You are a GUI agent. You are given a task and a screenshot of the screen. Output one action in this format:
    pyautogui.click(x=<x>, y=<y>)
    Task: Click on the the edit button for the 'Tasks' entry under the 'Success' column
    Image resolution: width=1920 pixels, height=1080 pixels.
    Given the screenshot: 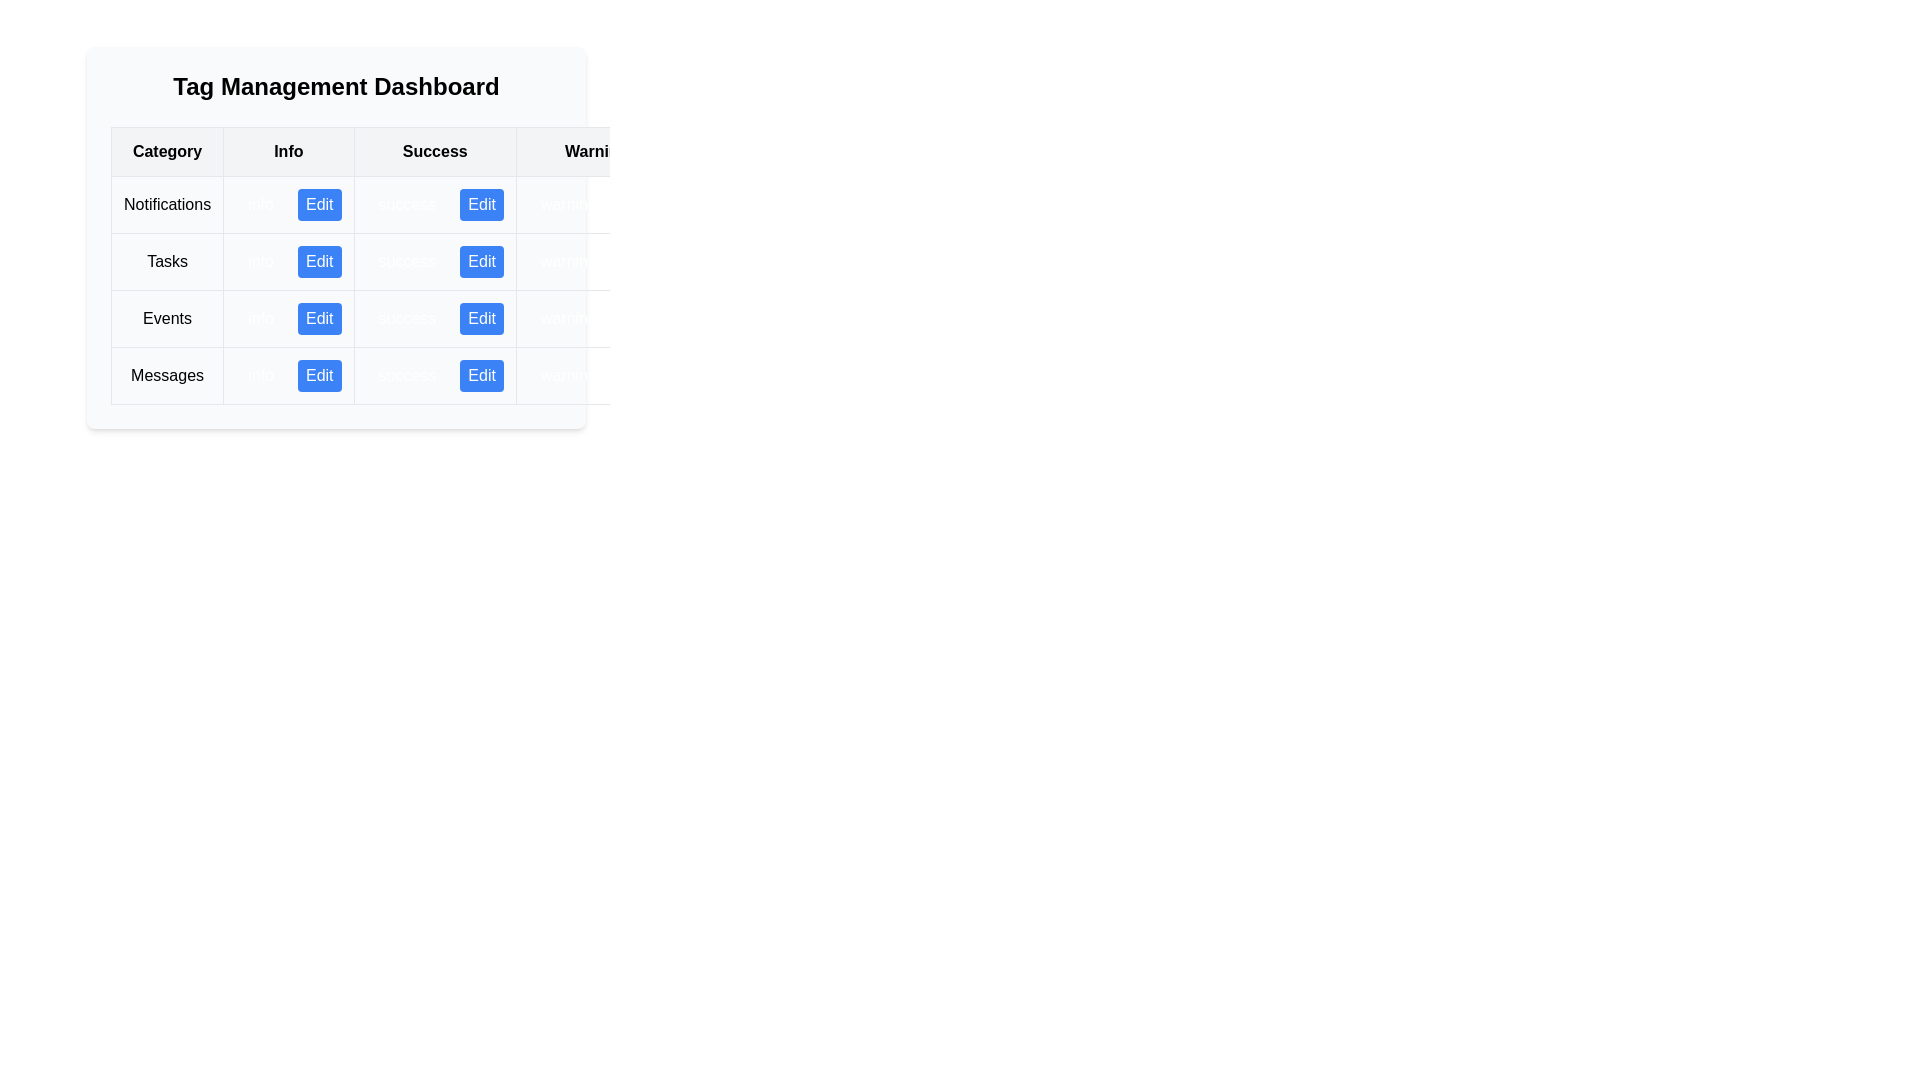 What is the action you would take?
    pyautogui.click(x=462, y=265)
    